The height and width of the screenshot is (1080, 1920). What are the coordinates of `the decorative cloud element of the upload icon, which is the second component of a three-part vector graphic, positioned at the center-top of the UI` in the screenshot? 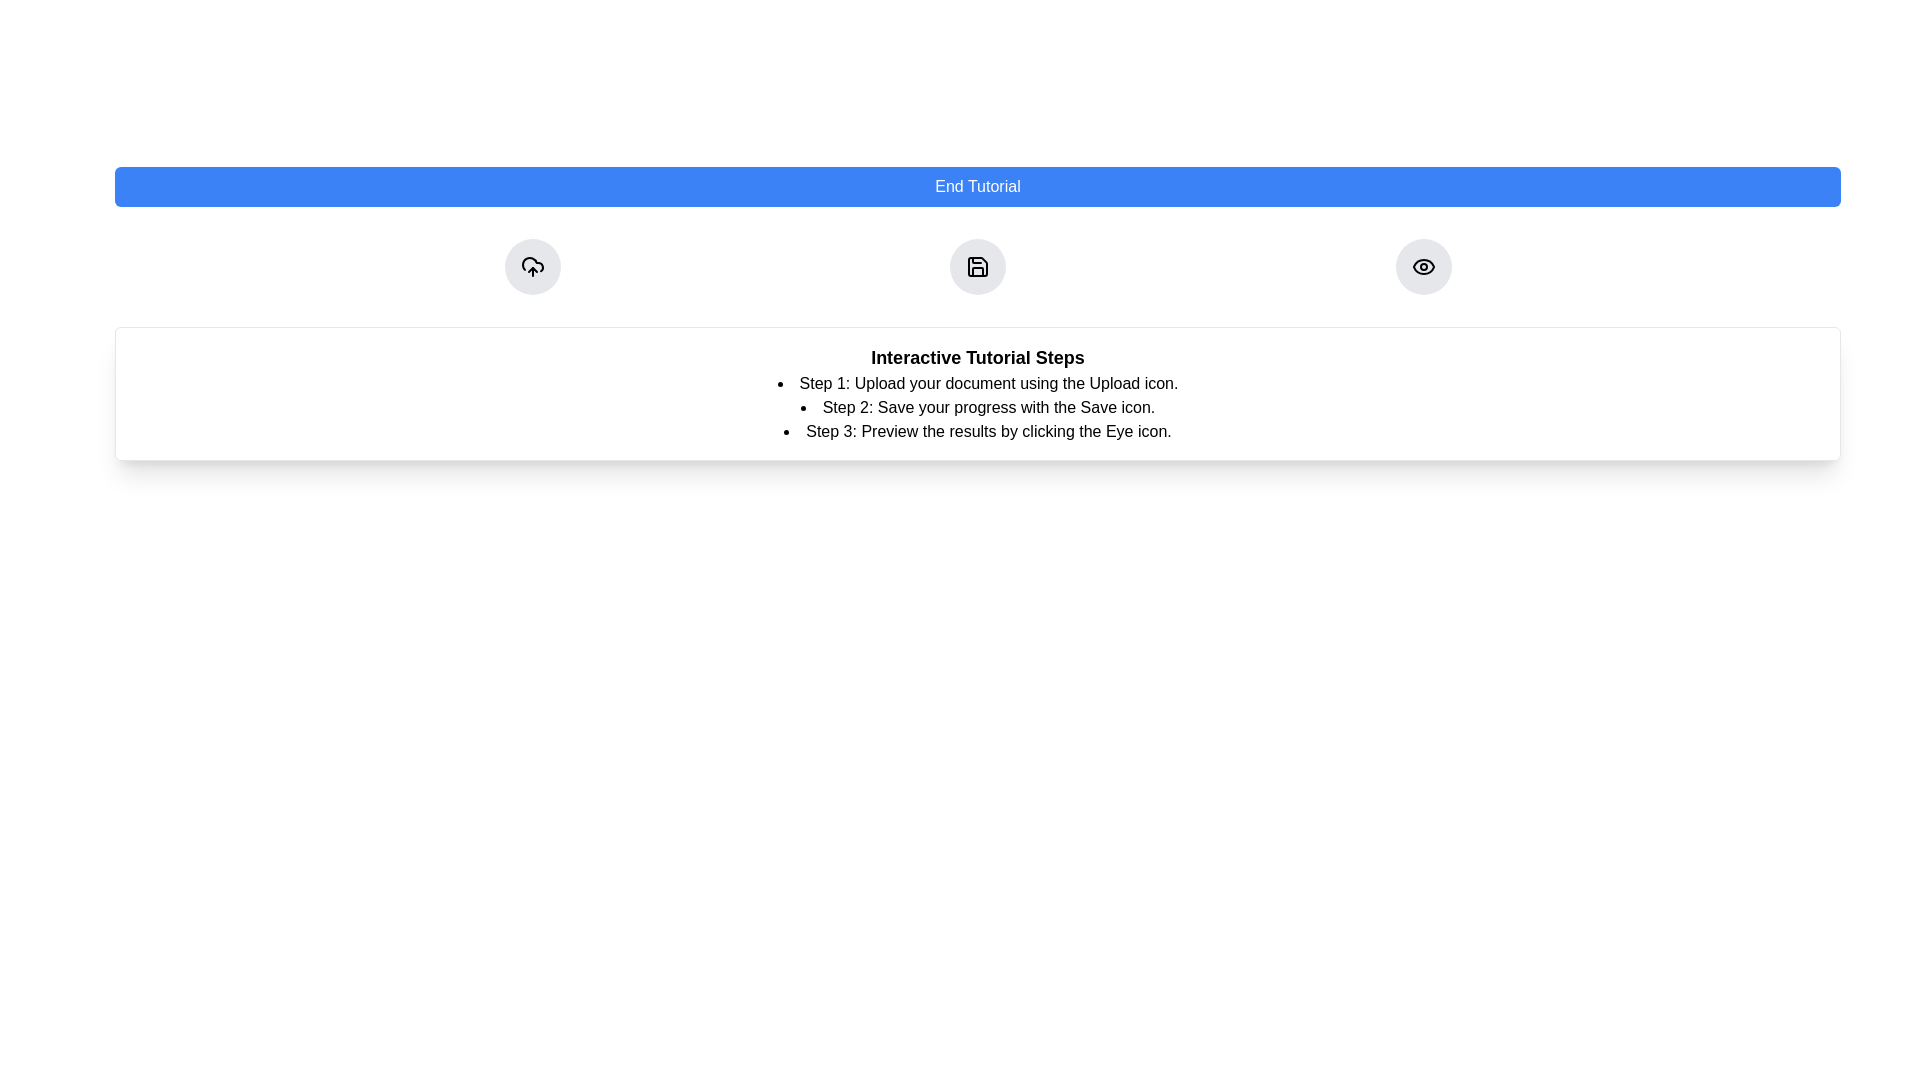 It's located at (532, 263).